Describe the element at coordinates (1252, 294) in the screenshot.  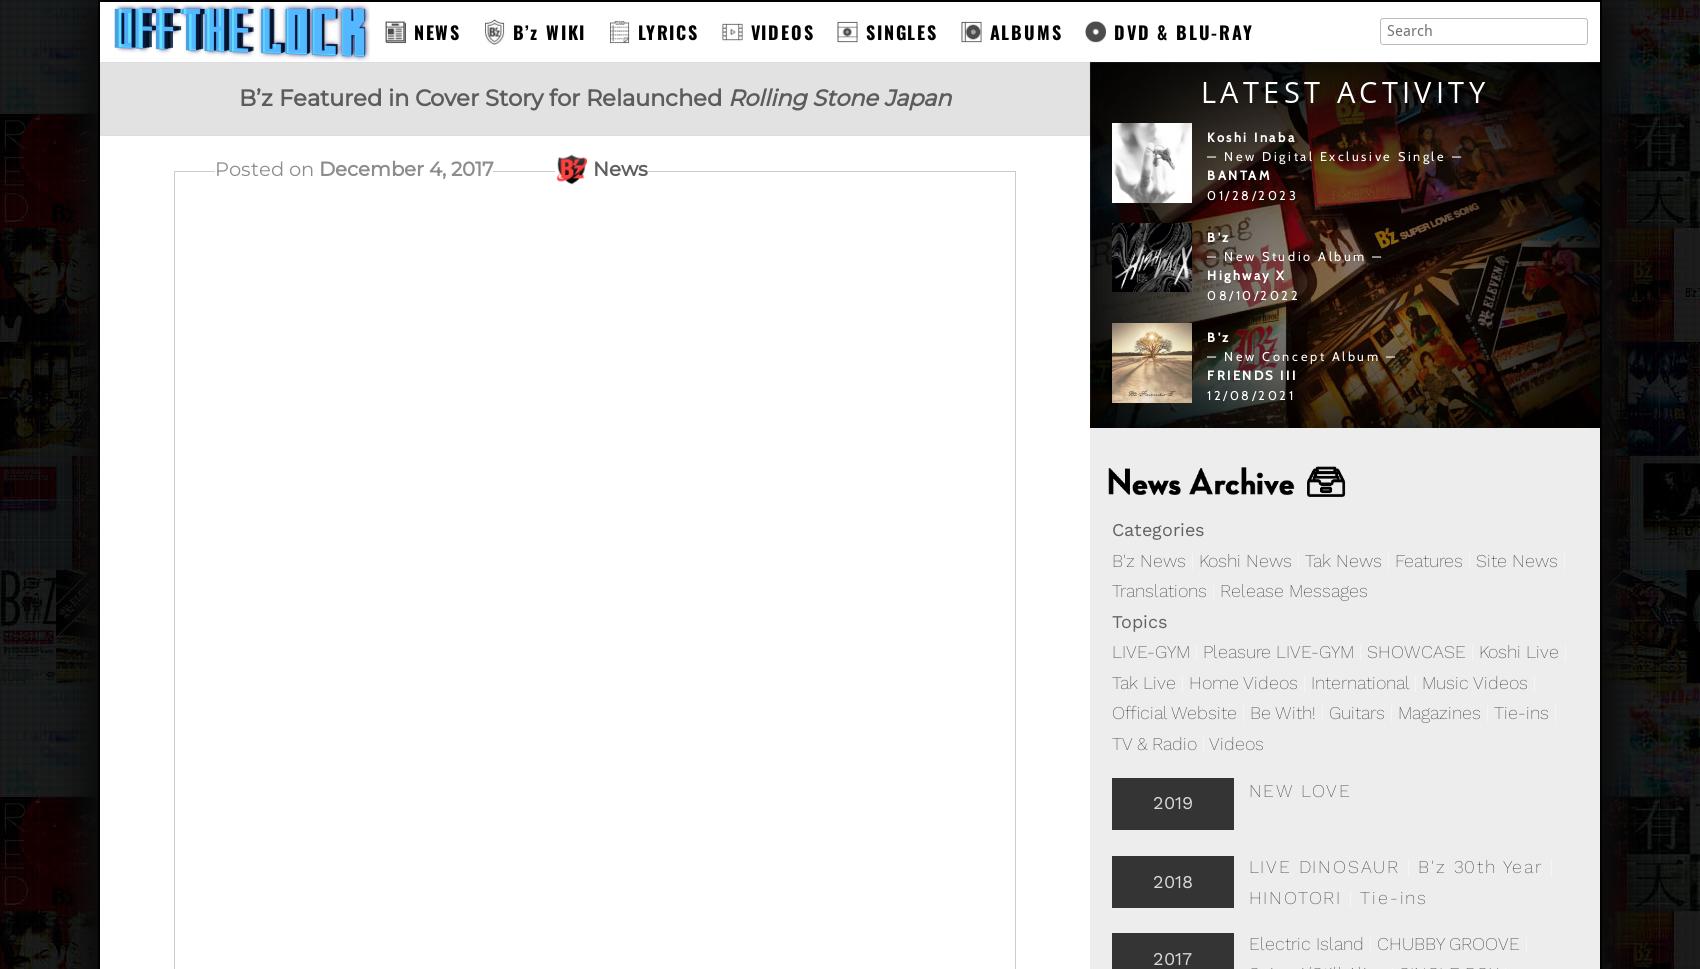
I see `'08/10/2022'` at that location.